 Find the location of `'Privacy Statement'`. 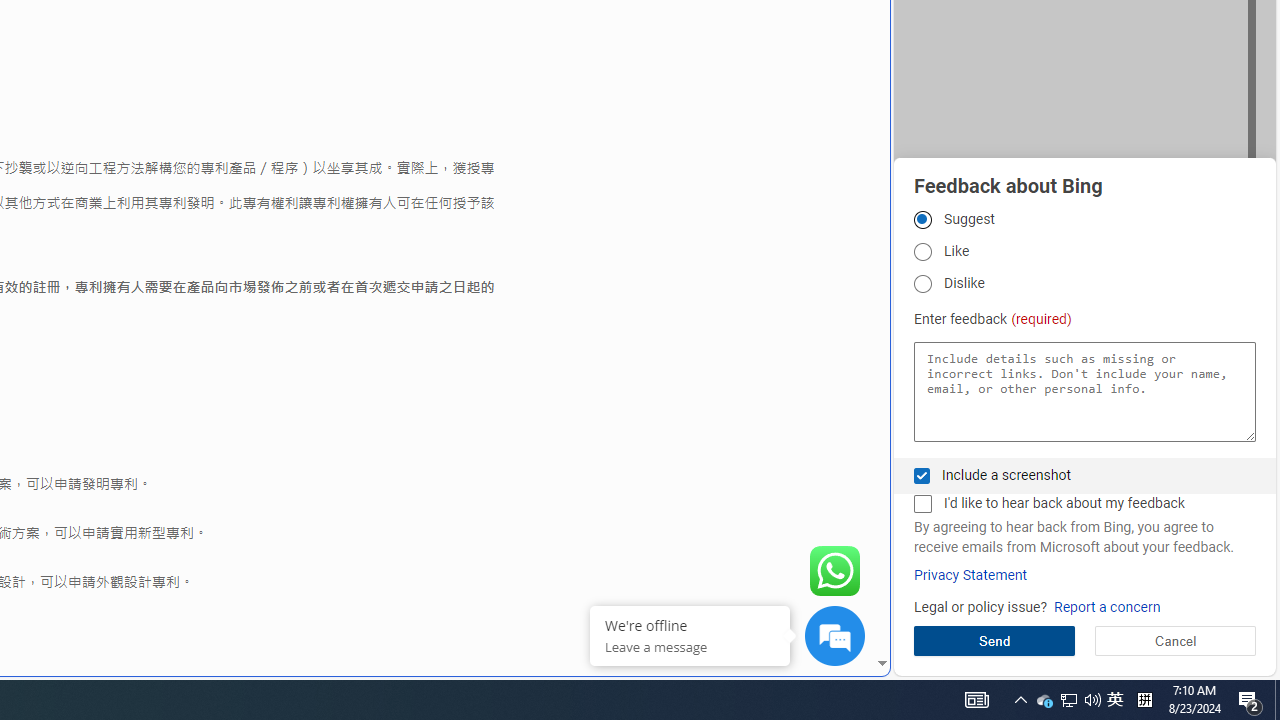

'Privacy Statement' is located at coordinates (970, 575).